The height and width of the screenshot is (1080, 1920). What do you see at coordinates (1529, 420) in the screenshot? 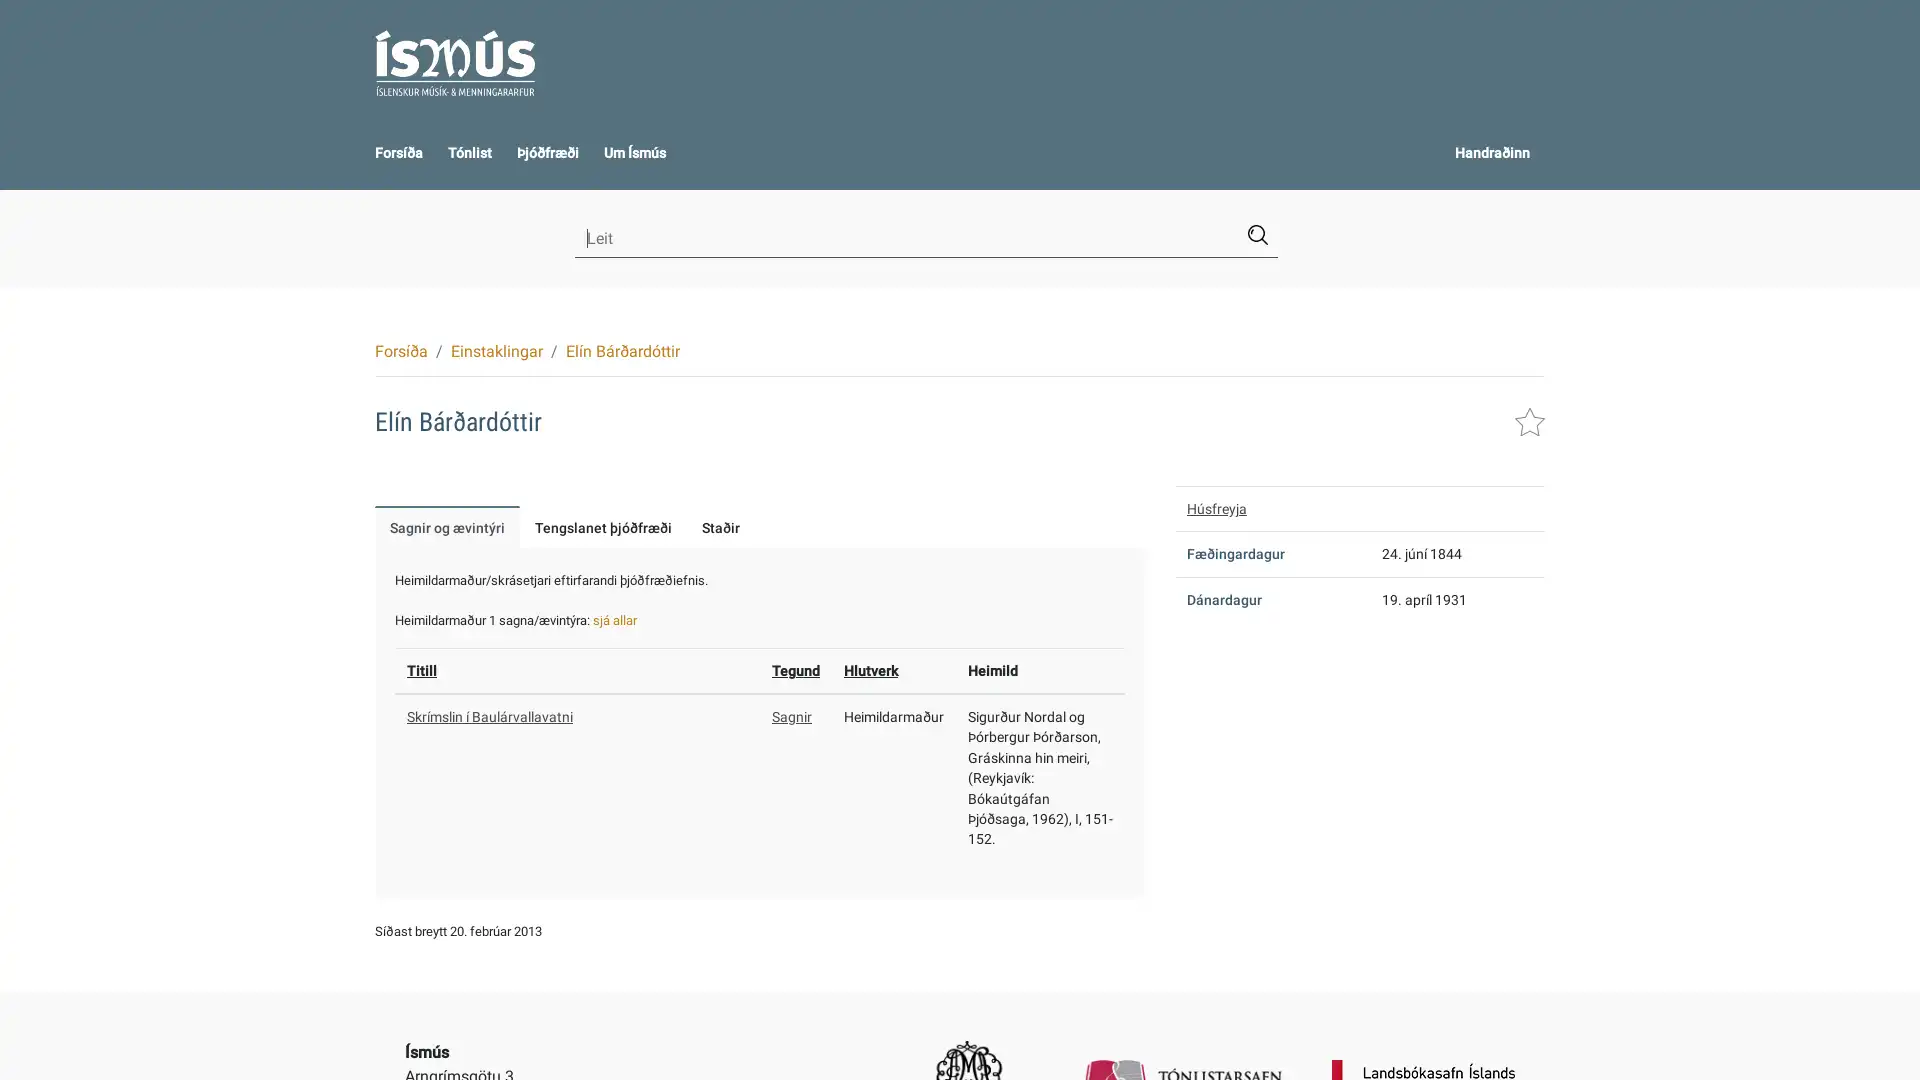
I see `Leggja i handraann` at bounding box center [1529, 420].